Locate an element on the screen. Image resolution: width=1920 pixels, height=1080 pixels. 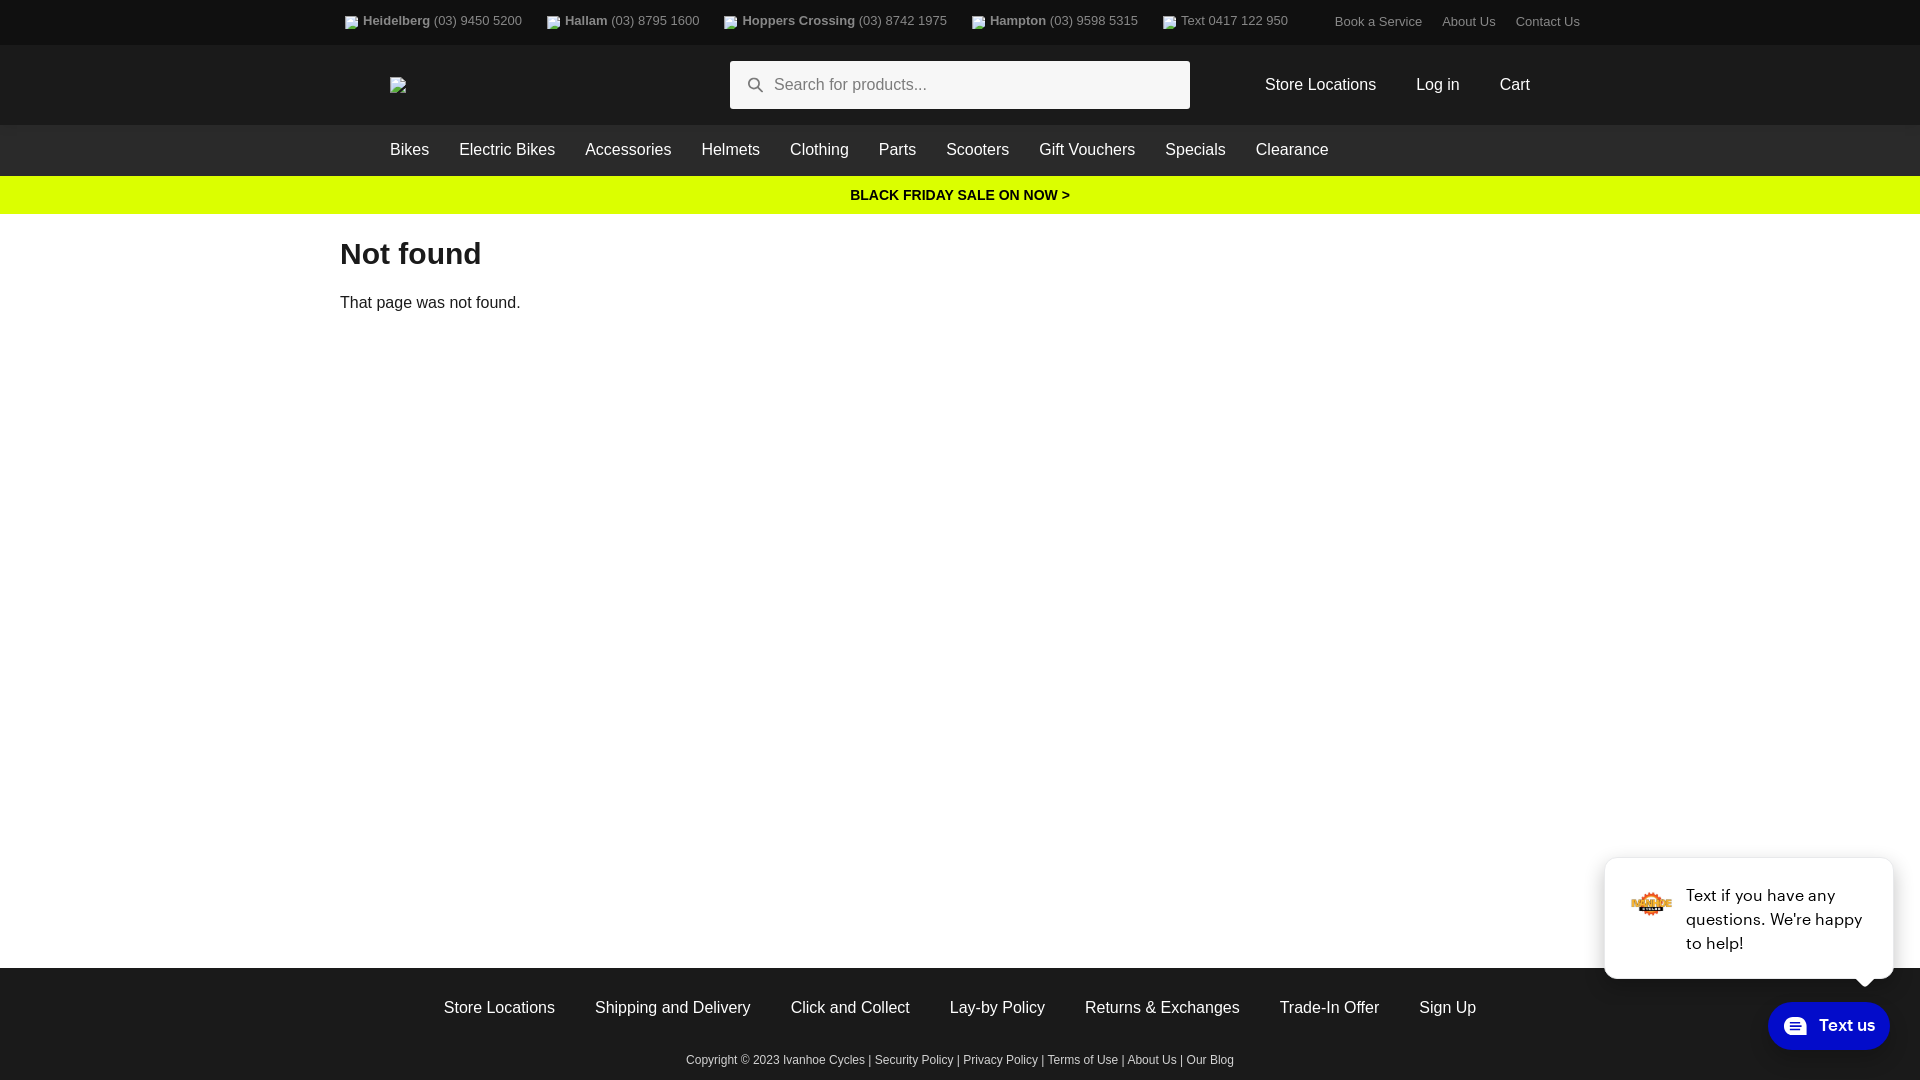
'About Us' is located at coordinates (1441, 22).